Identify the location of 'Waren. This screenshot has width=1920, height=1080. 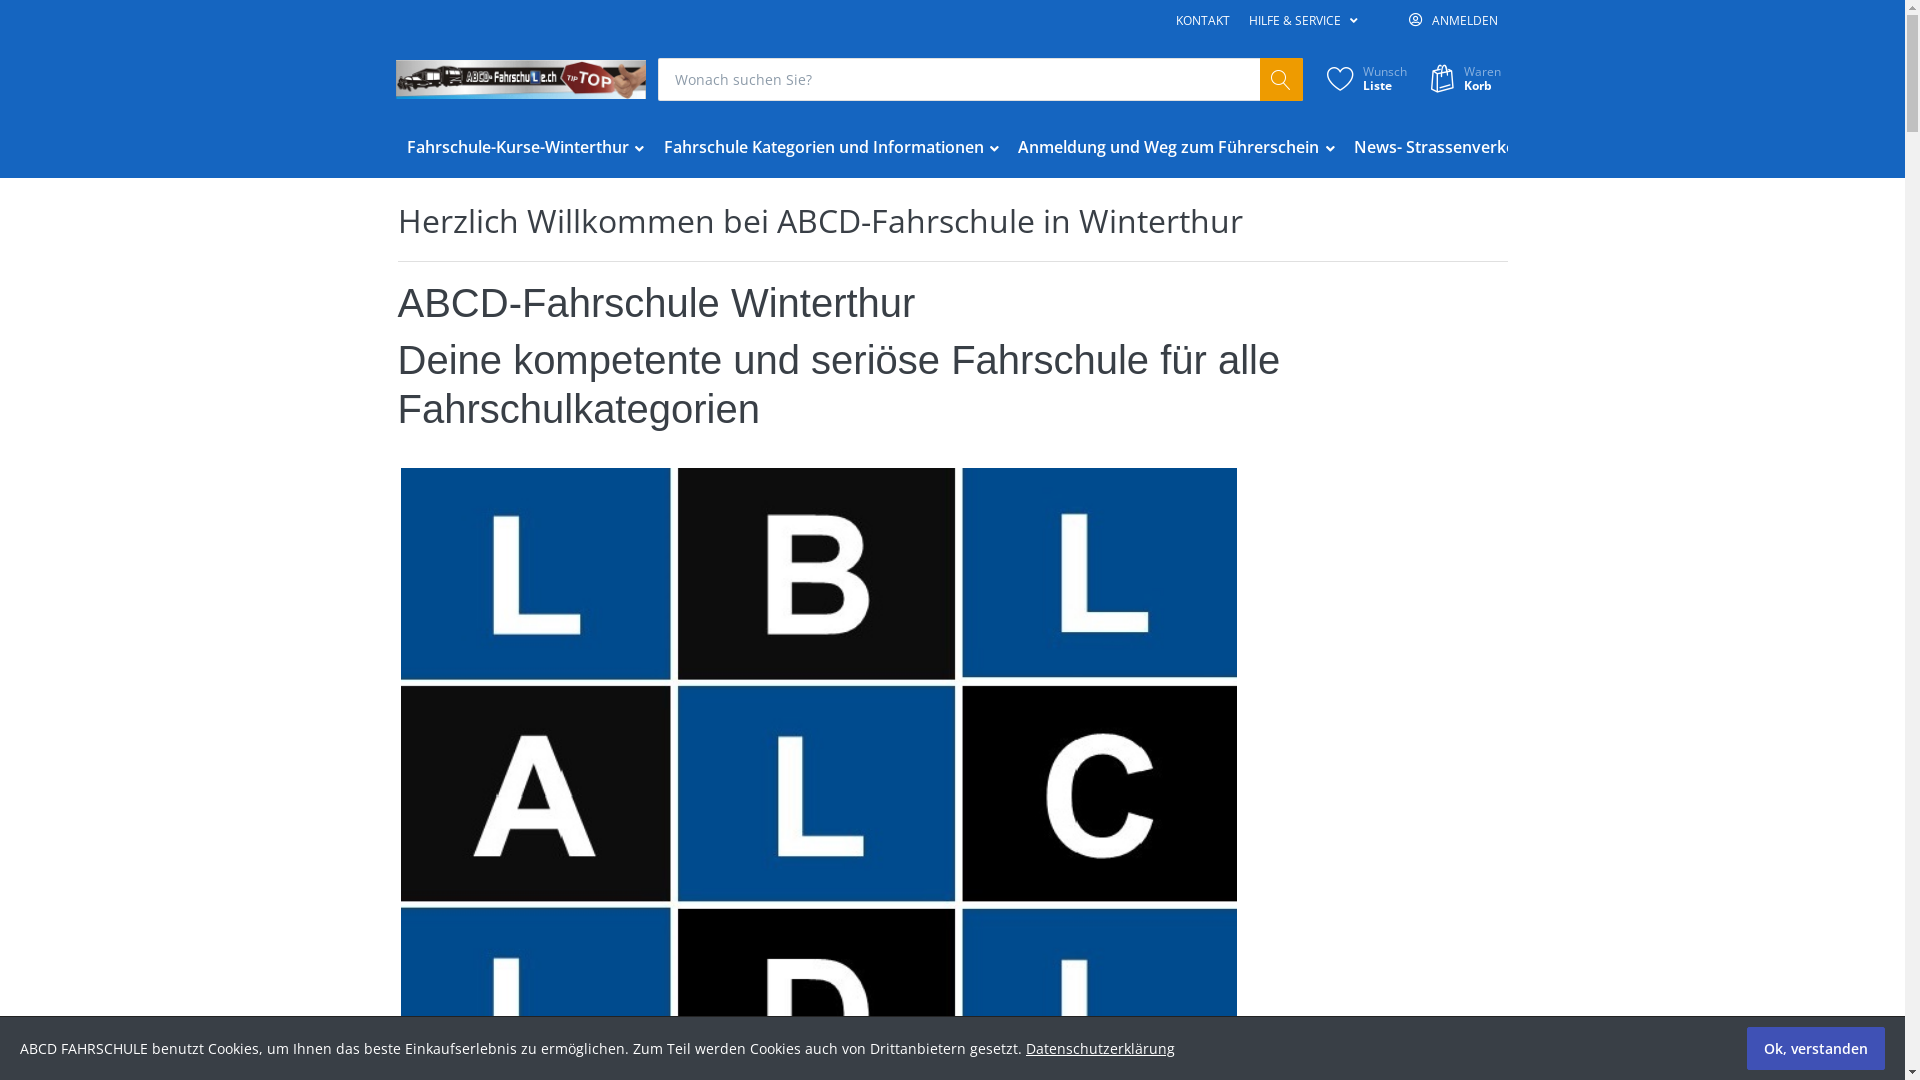
(1463, 78).